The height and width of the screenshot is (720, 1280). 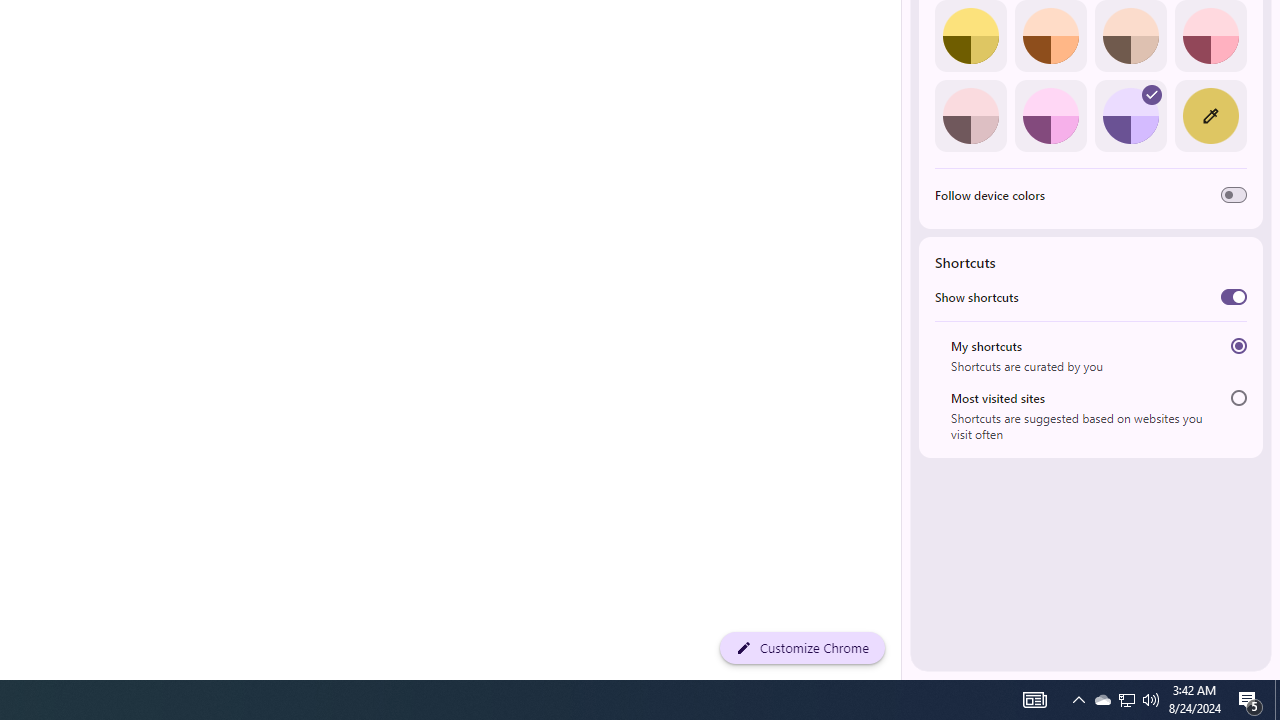 I want to click on 'Citron', so click(x=970, y=36).